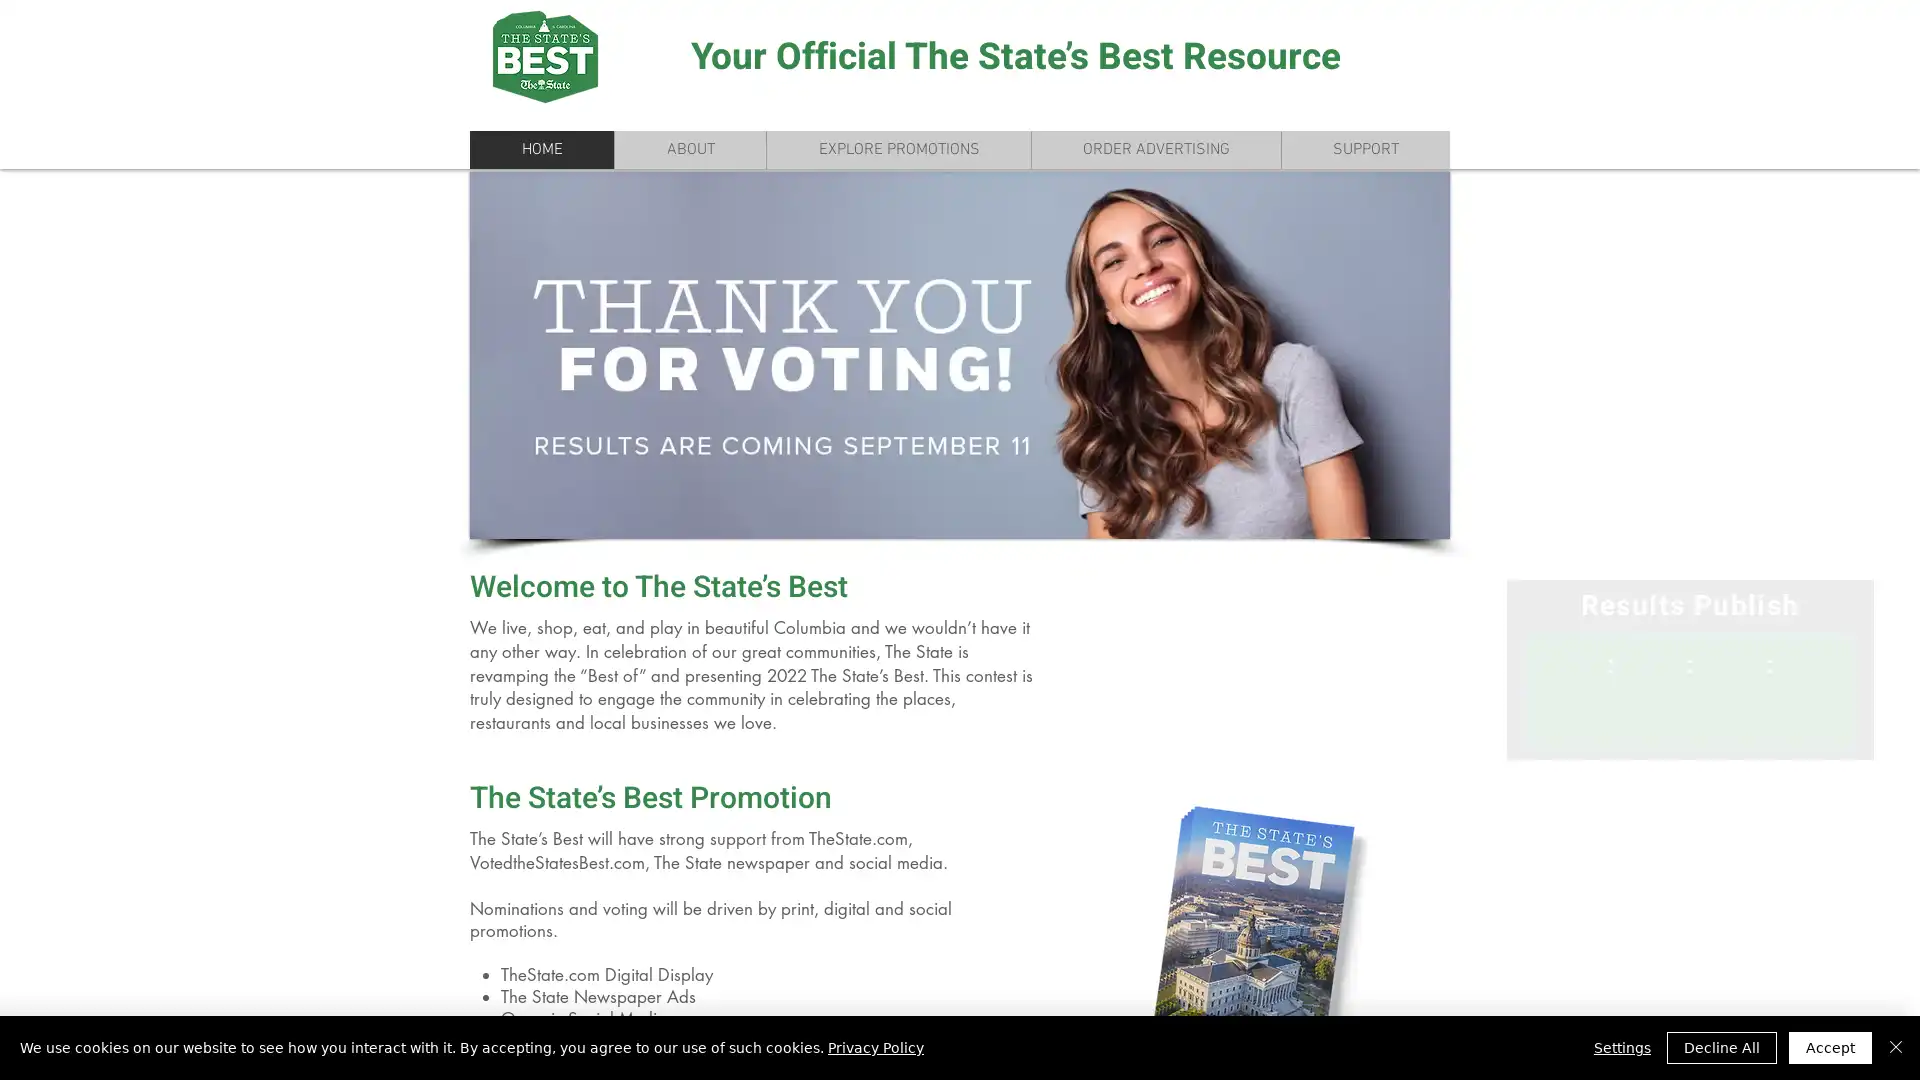  What do you see at coordinates (1830, 1047) in the screenshot?
I see `Accept` at bounding box center [1830, 1047].